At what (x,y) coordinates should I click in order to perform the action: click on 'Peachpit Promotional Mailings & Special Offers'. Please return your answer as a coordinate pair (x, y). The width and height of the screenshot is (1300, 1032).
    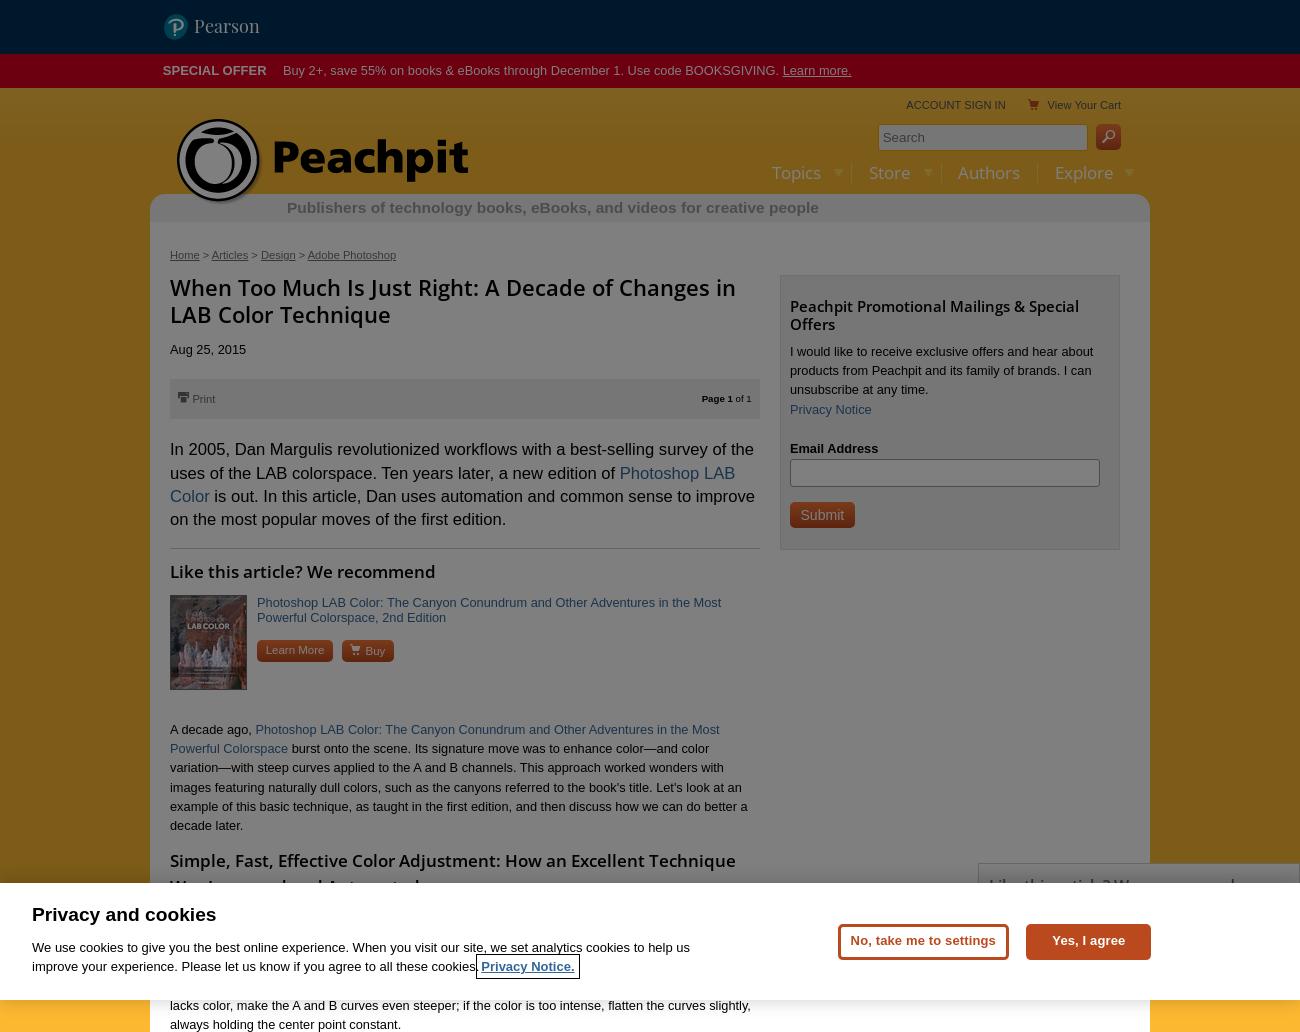
    Looking at the image, I should click on (933, 314).